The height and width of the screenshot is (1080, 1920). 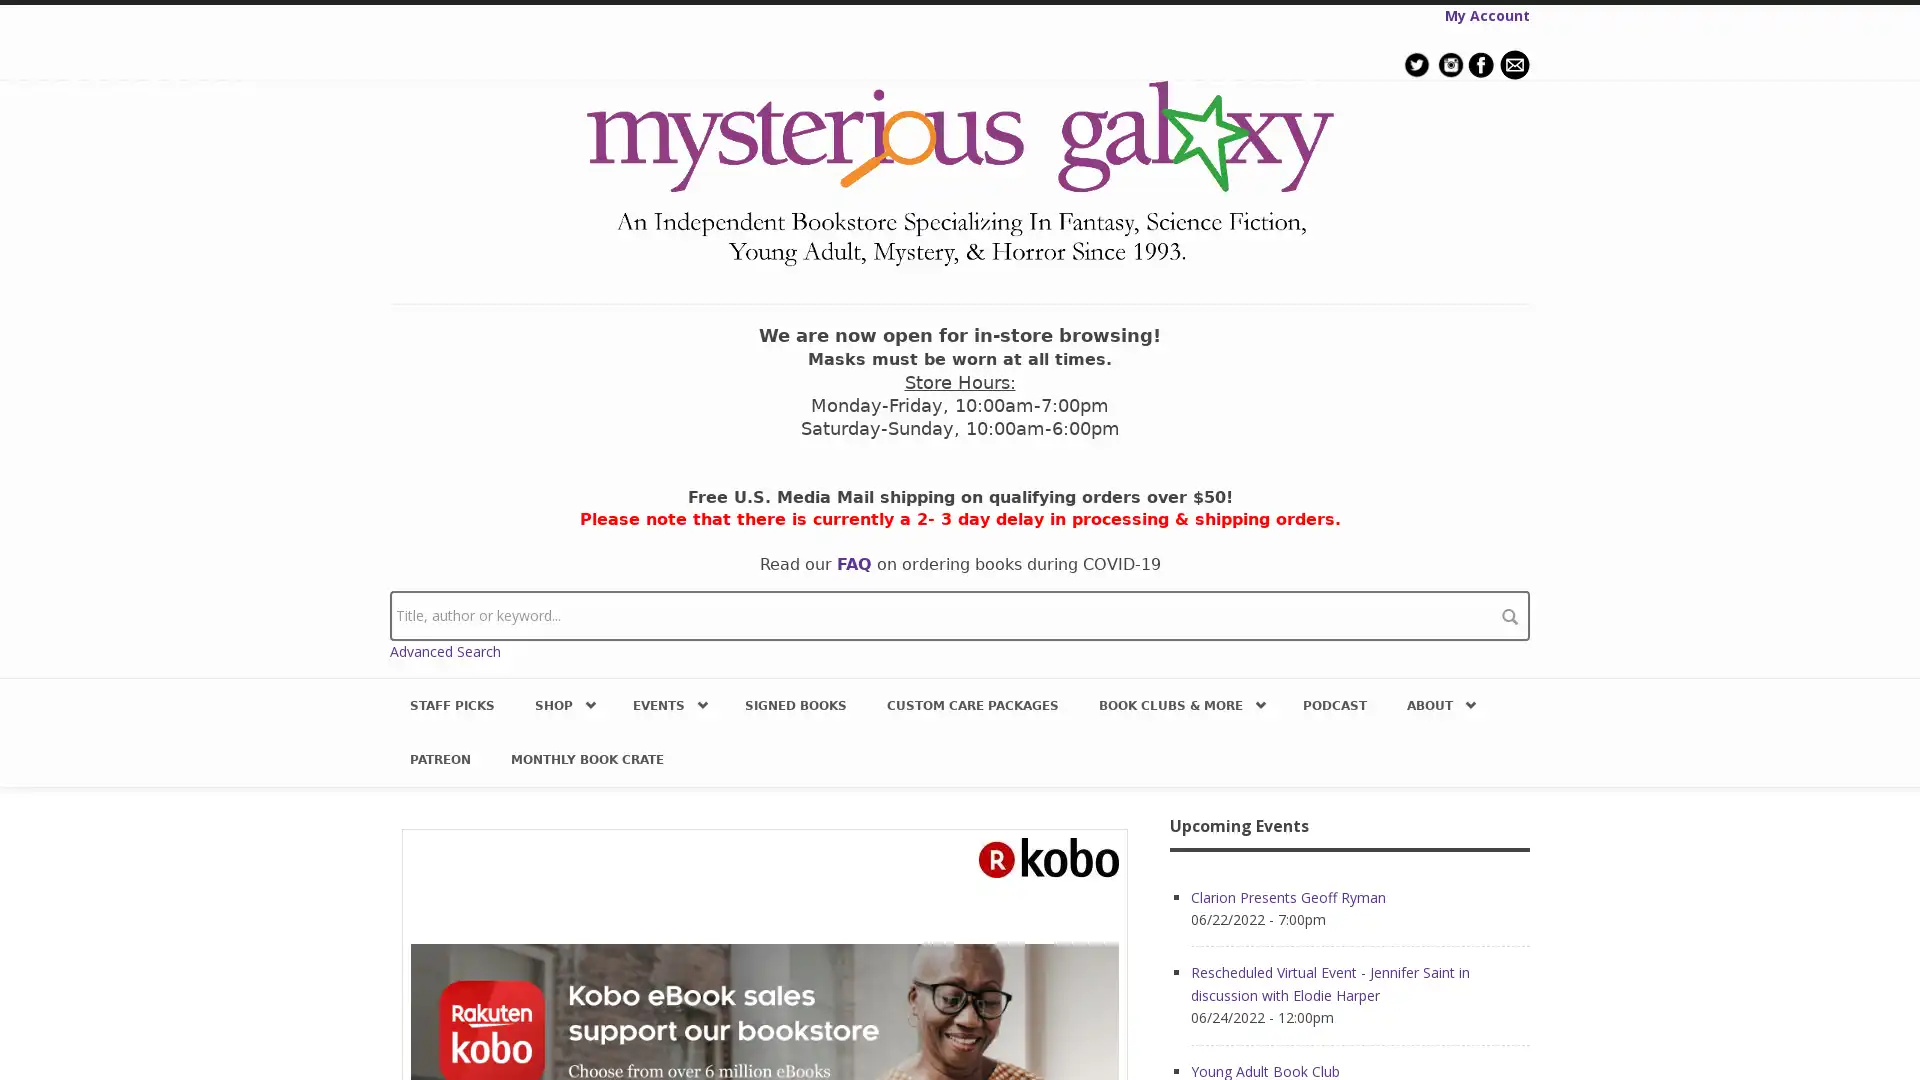 What do you see at coordinates (1510, 615) in the screenshot?
I see `search` at bounding box center [1510, 615].